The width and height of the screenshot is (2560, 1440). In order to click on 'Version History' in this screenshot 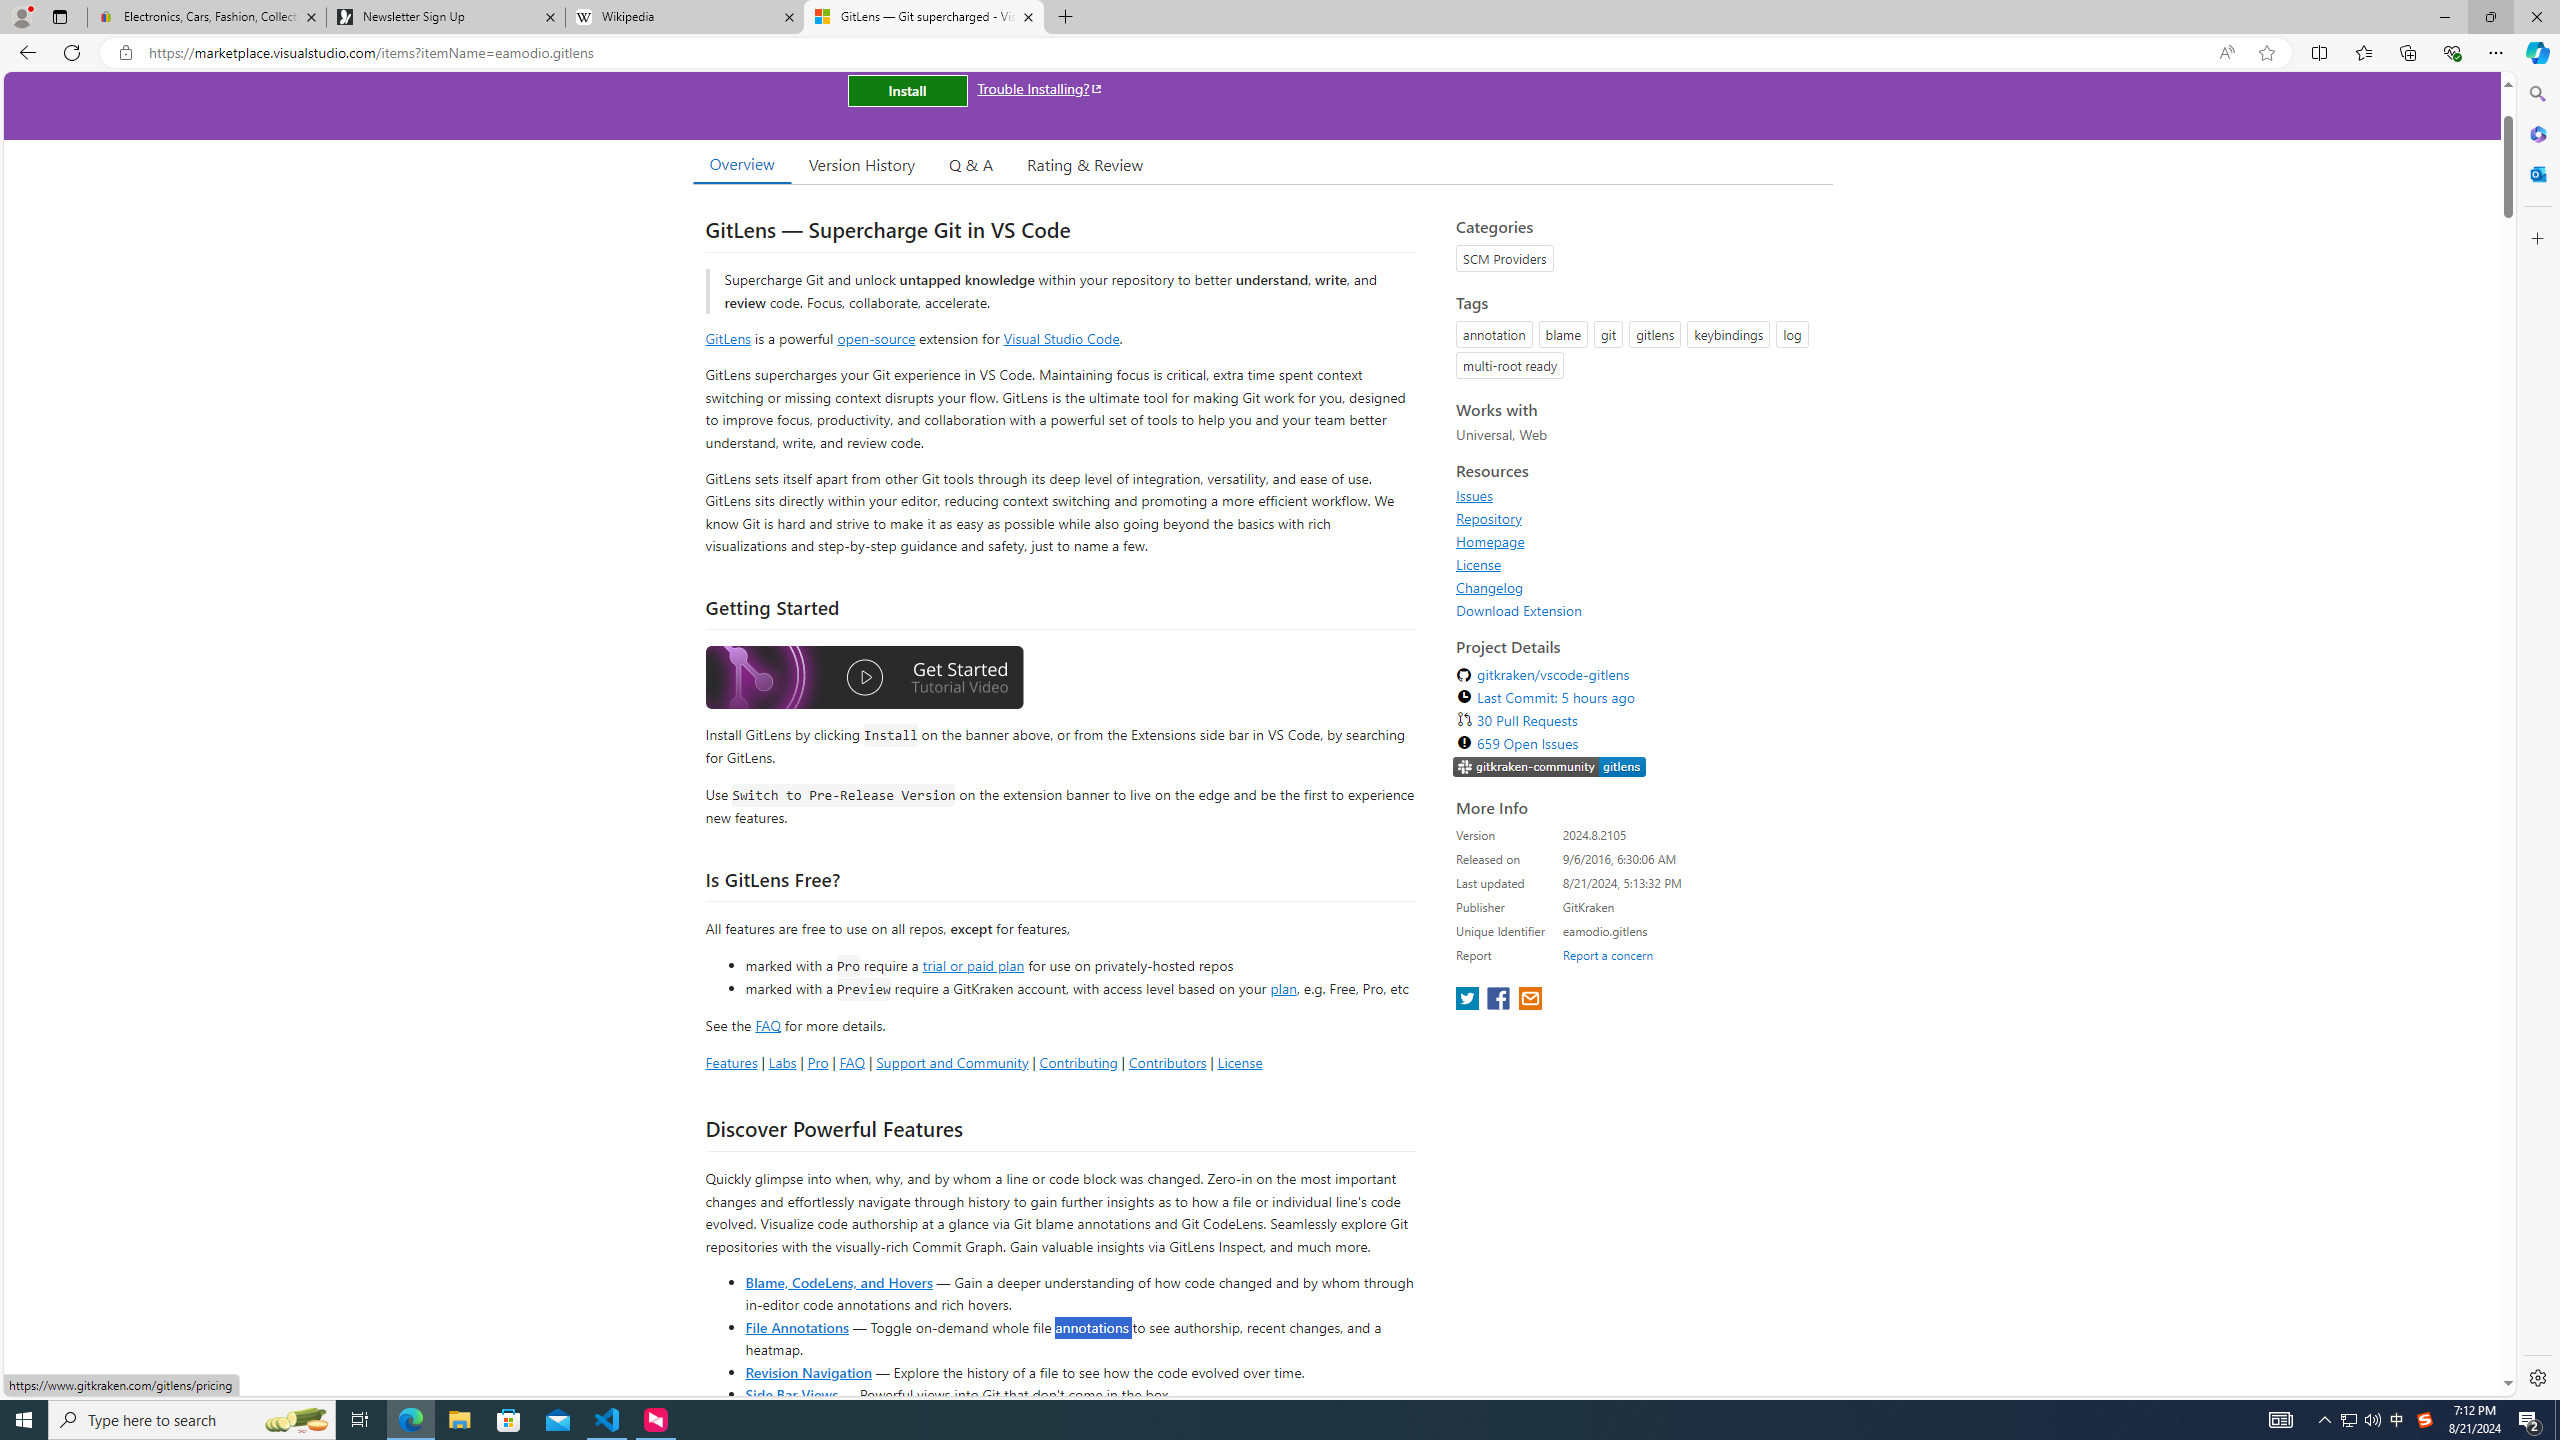, I will do `click(860, 164)`.